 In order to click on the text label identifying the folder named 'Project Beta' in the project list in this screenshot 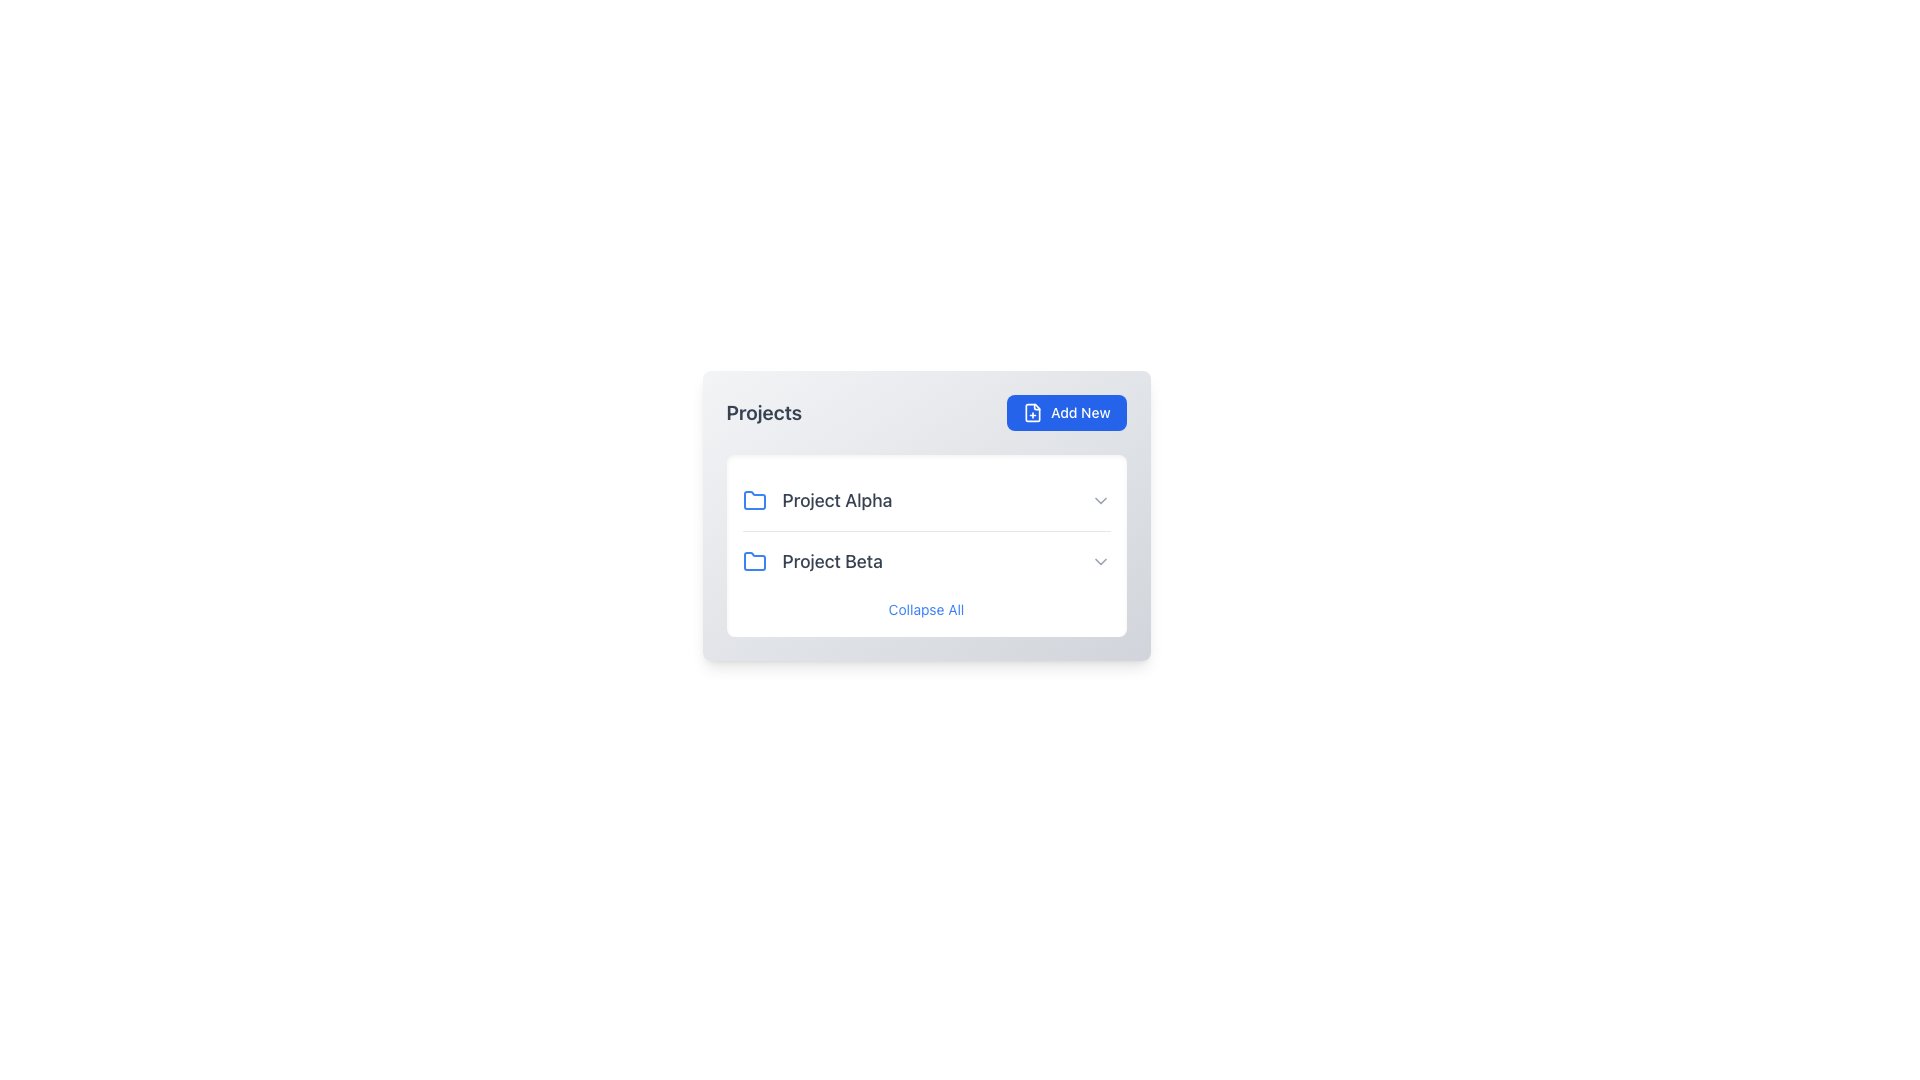, I will do `click(832, 562)`.